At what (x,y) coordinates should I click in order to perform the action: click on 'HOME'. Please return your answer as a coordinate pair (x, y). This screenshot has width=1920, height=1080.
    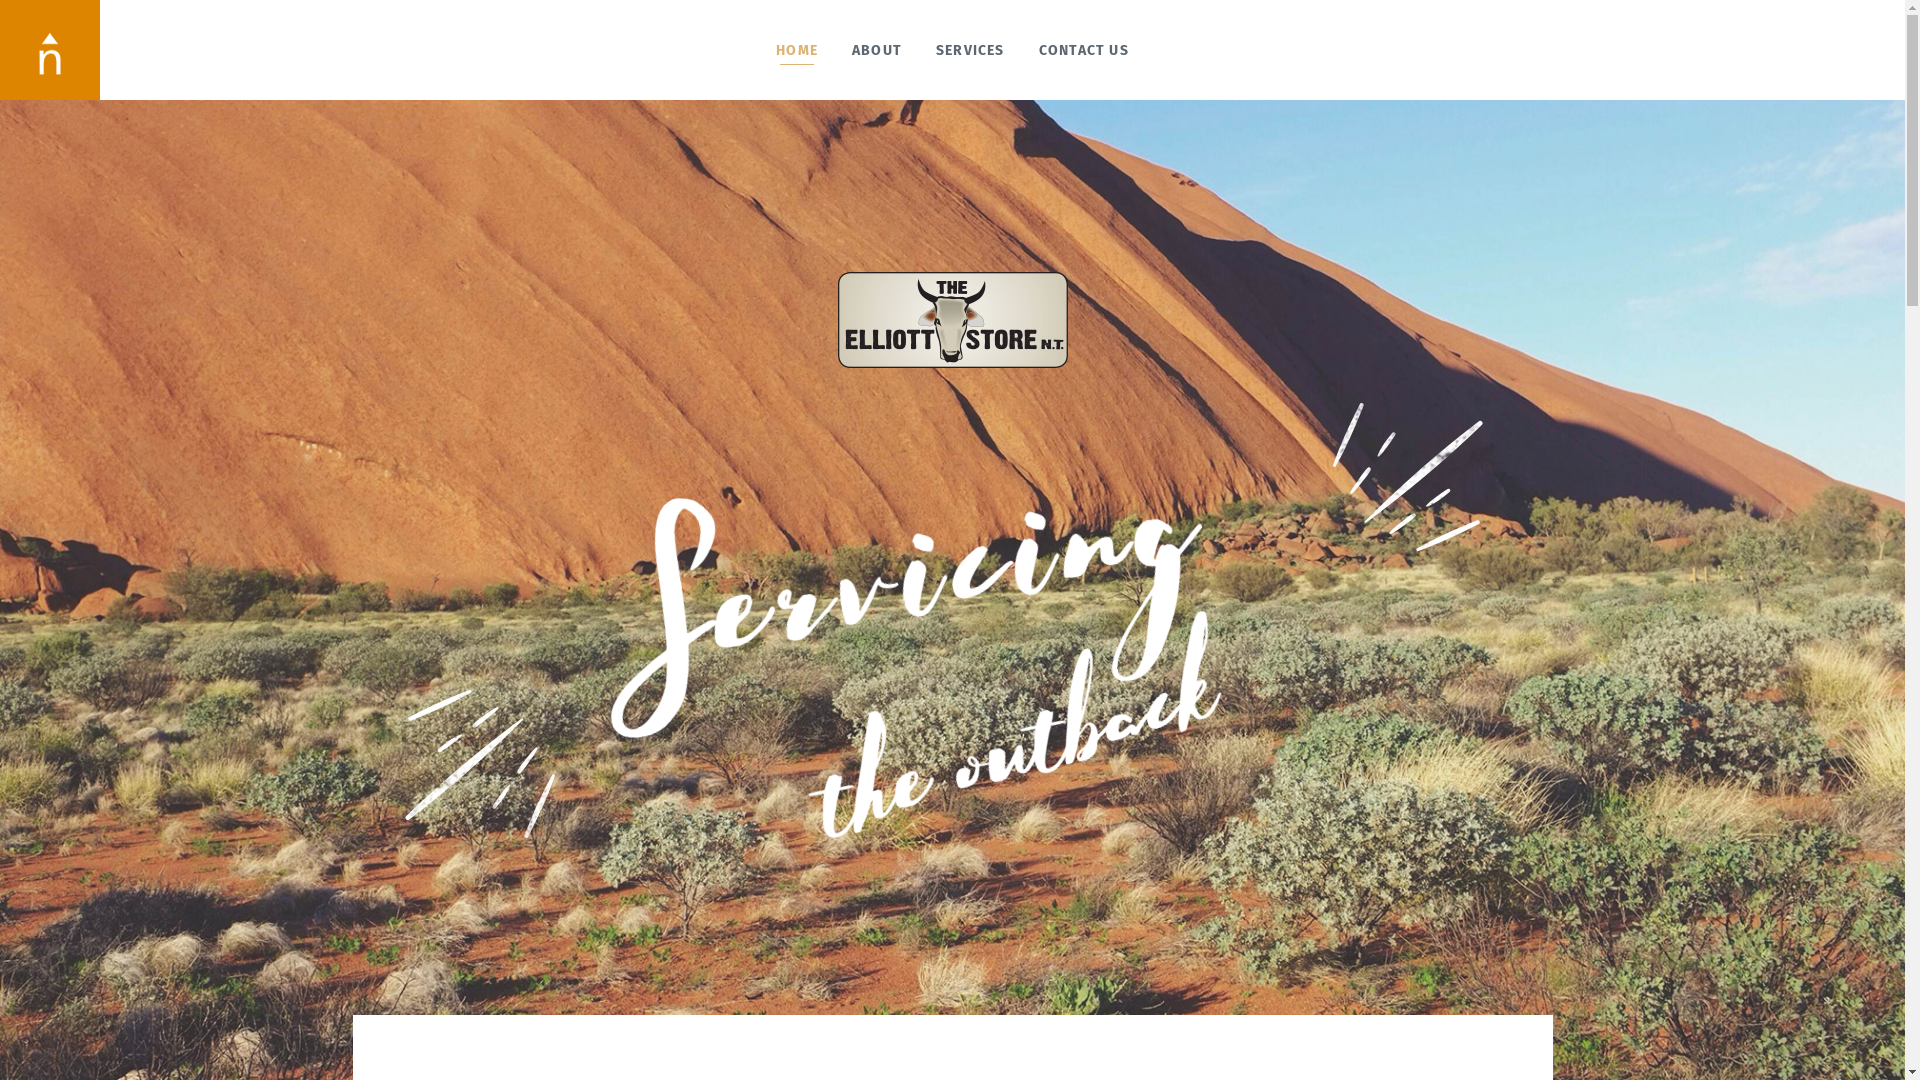
    Looking at the image, I should click on (795, 49).